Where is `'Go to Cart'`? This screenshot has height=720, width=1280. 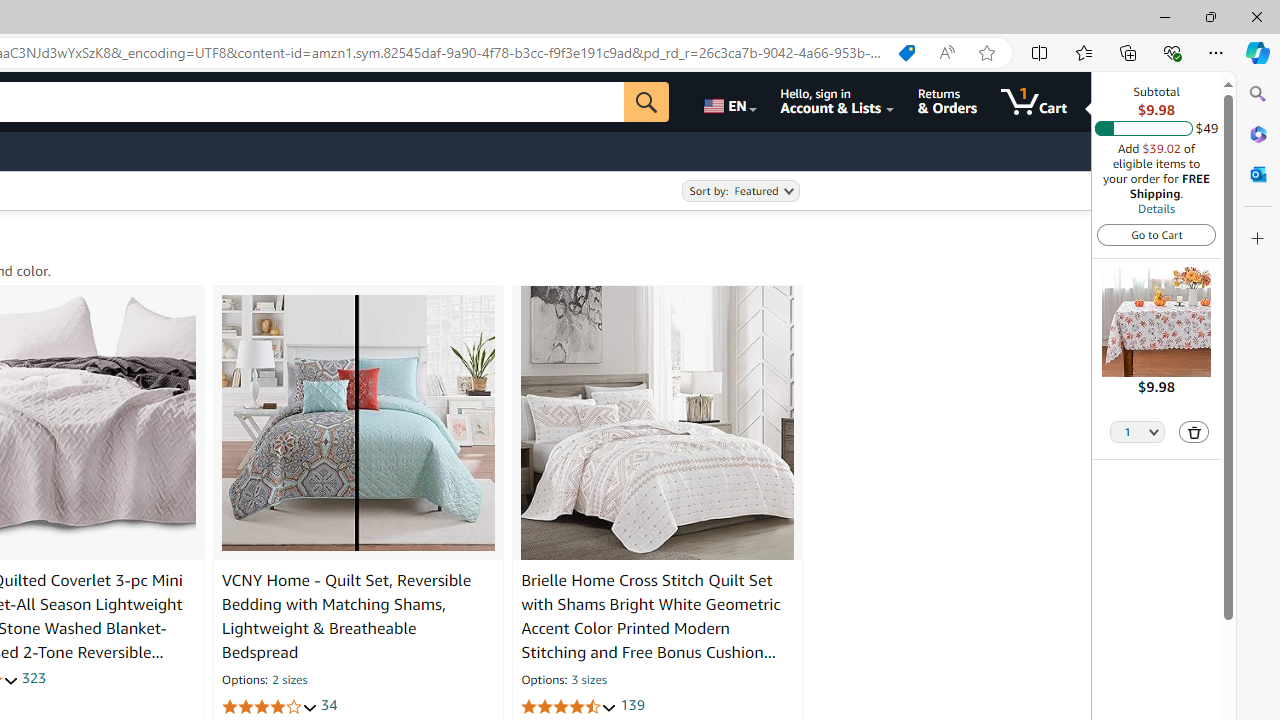
'Go to Cart' is located at coordinates (1156, 233).